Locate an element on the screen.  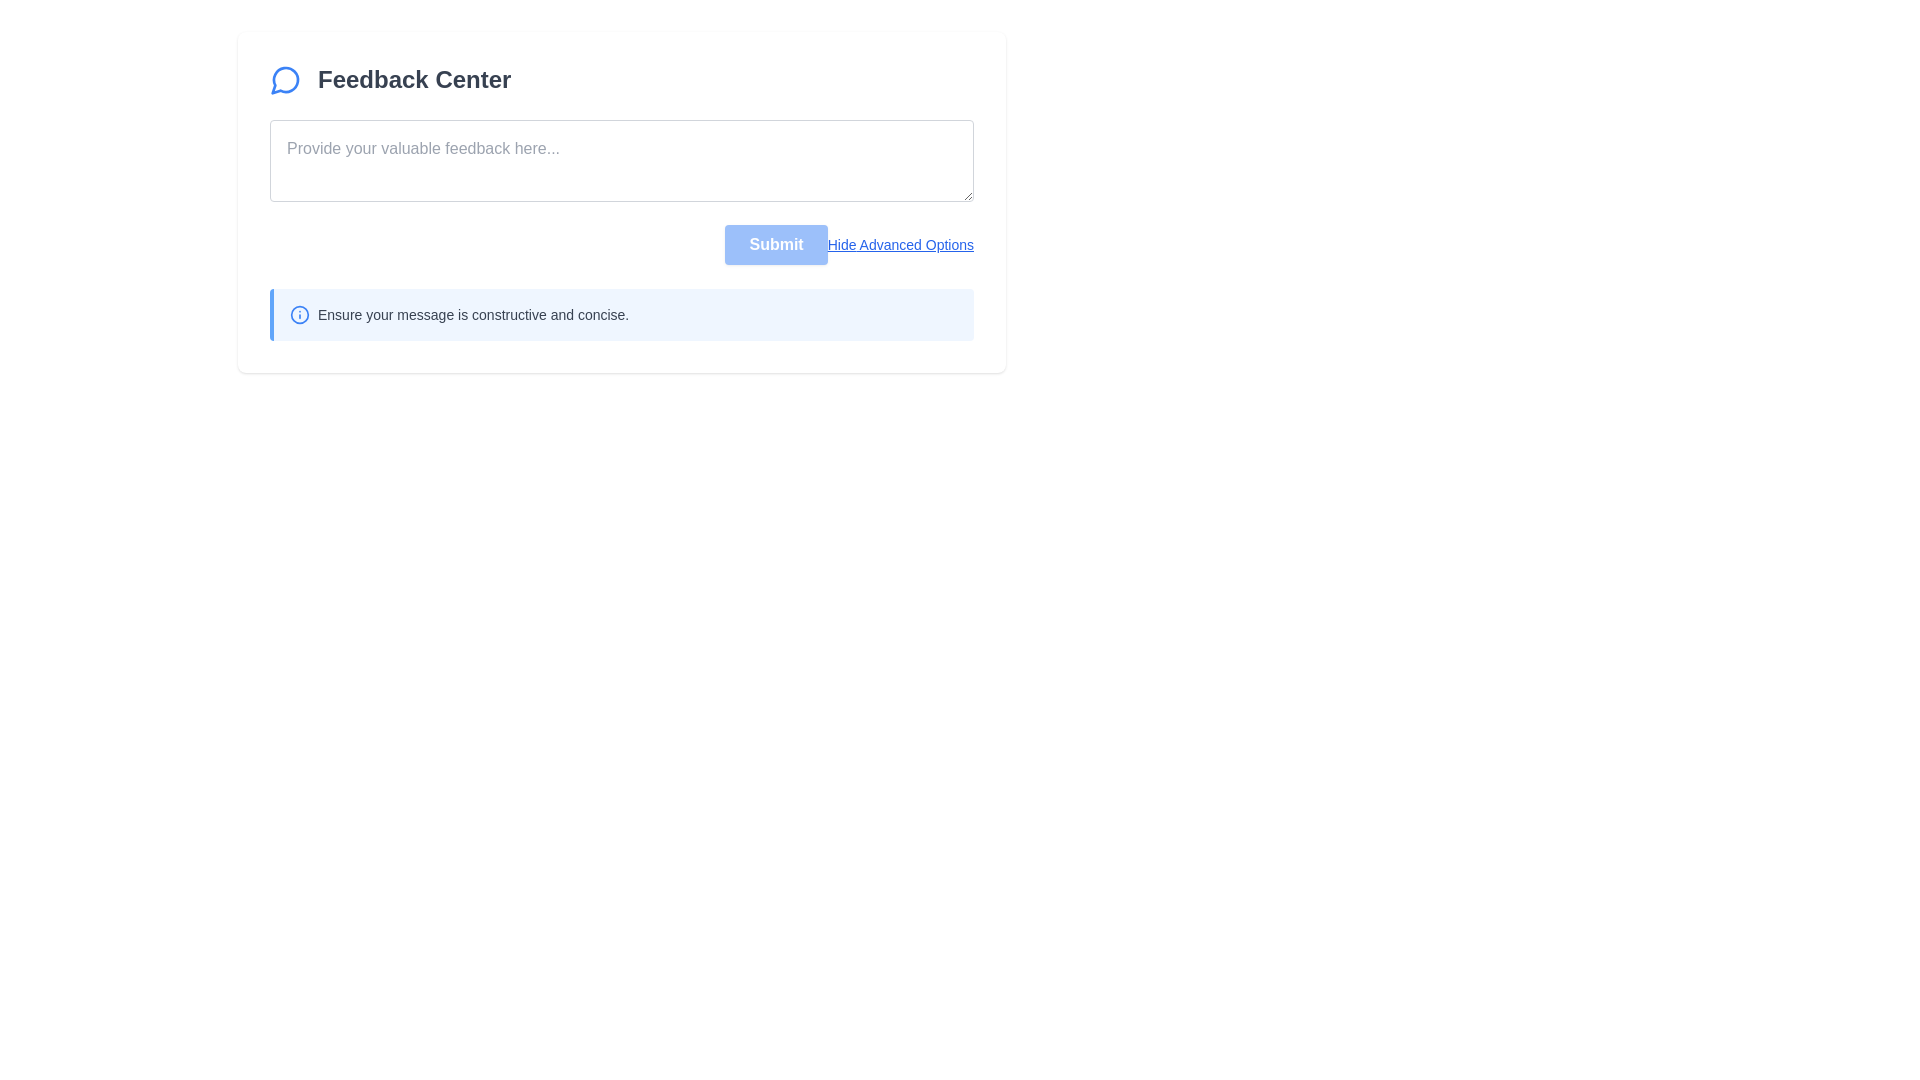
the informational text element styled in blue with the text 'Ensure your message is constructive and concise.' located near the bottom of the feedback section is located at coordinates (623, 315).